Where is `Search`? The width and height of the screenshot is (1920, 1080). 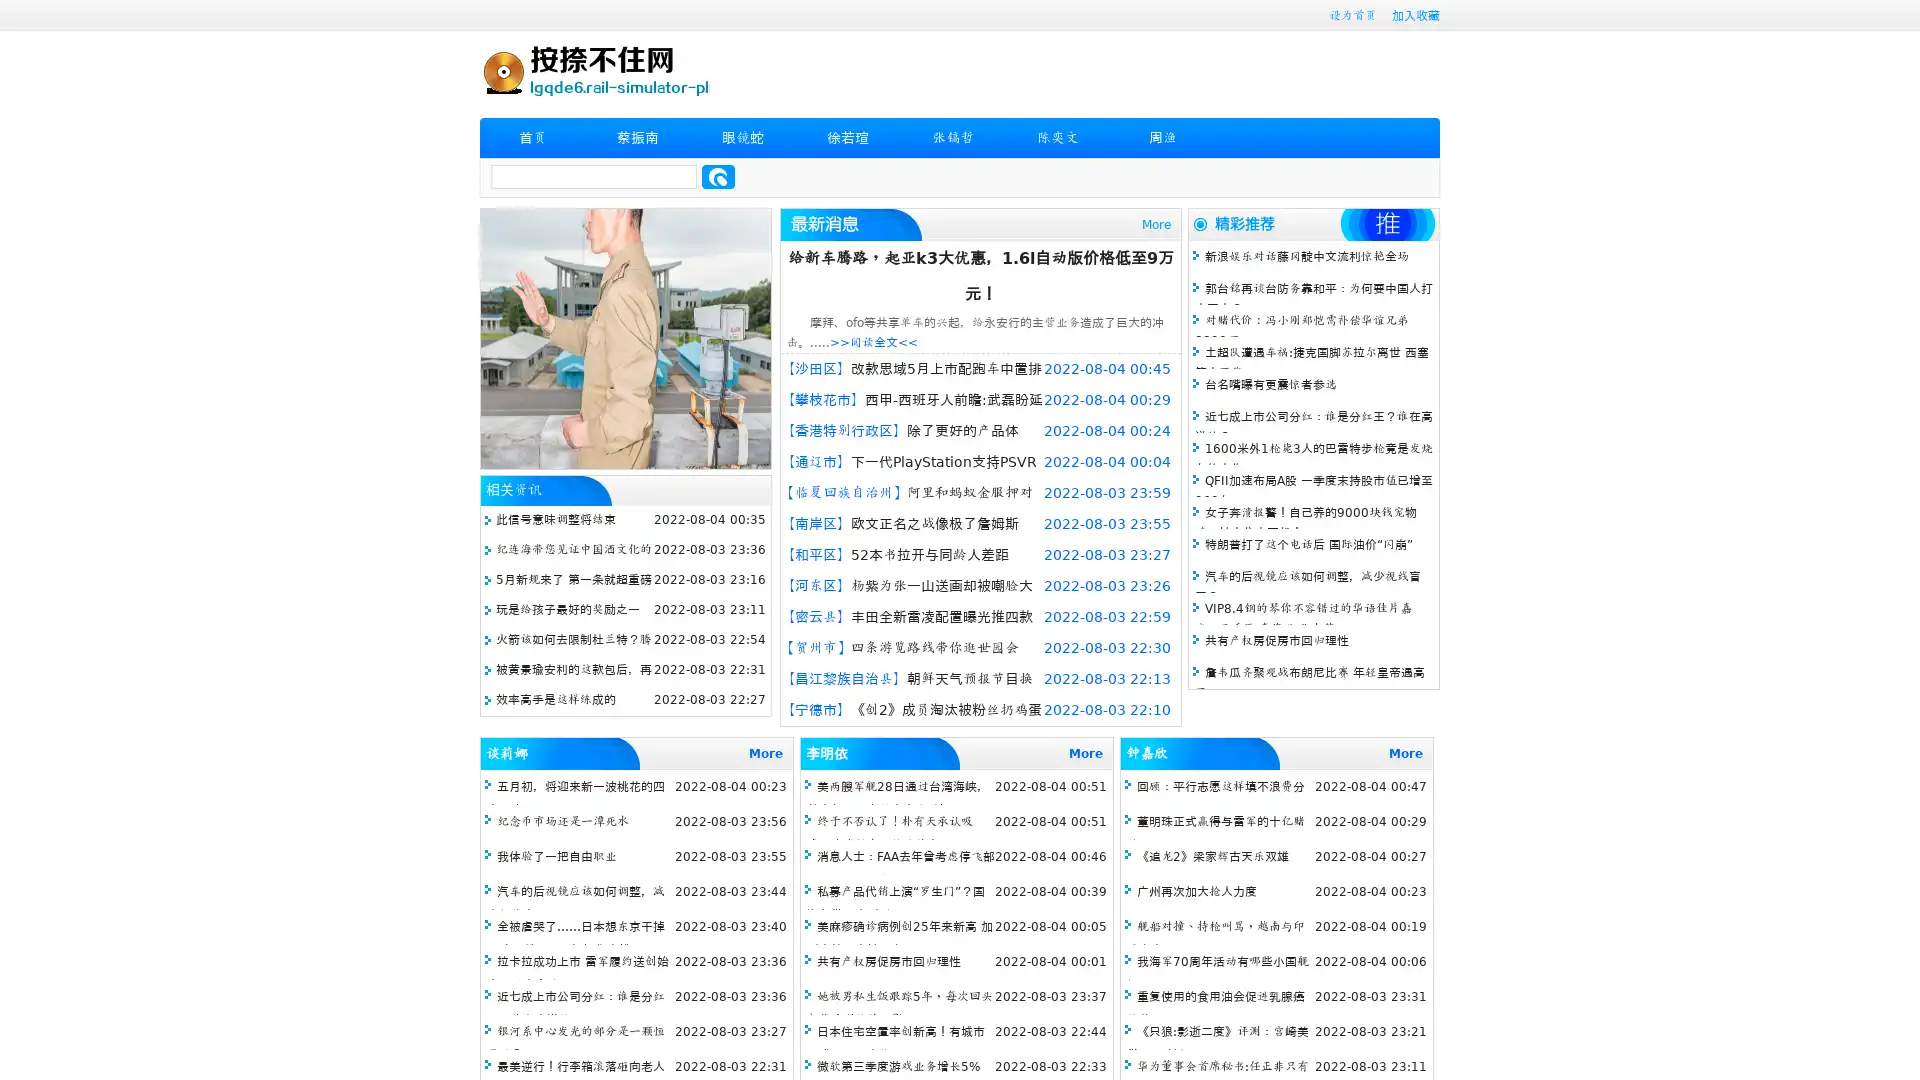 Search is located at coordinates (718, 176).